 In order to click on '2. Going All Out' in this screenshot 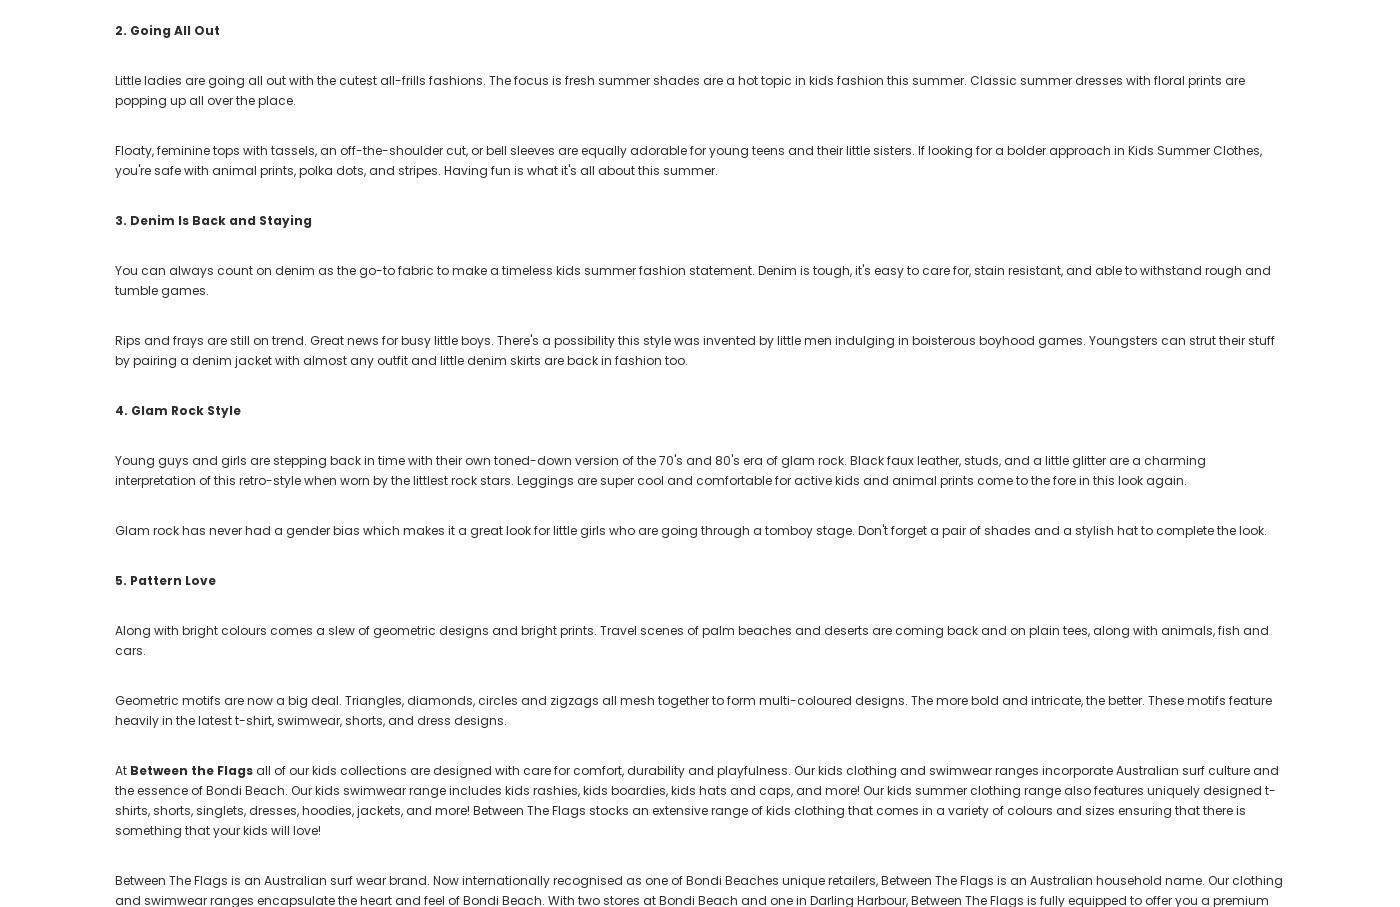, I will do `click(167, 29)`.